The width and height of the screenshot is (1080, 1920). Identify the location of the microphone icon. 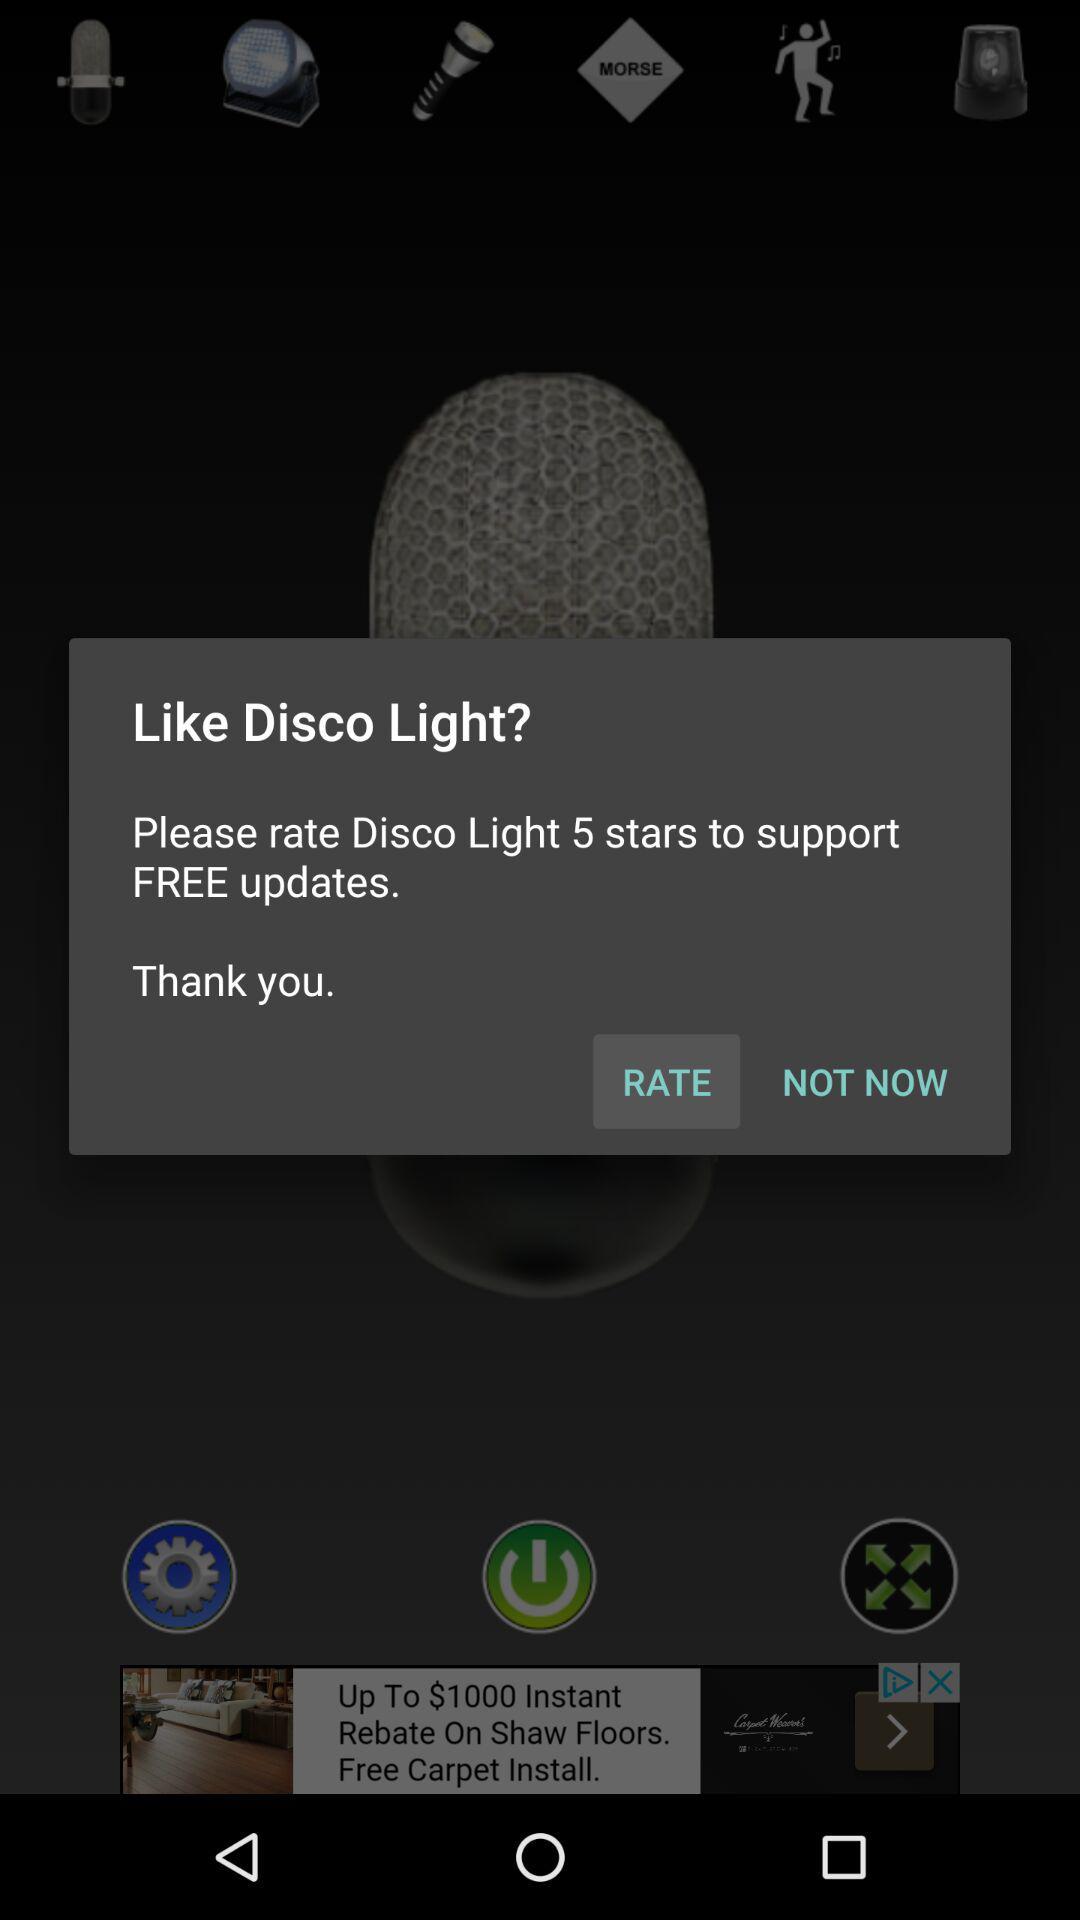
(88, 71).